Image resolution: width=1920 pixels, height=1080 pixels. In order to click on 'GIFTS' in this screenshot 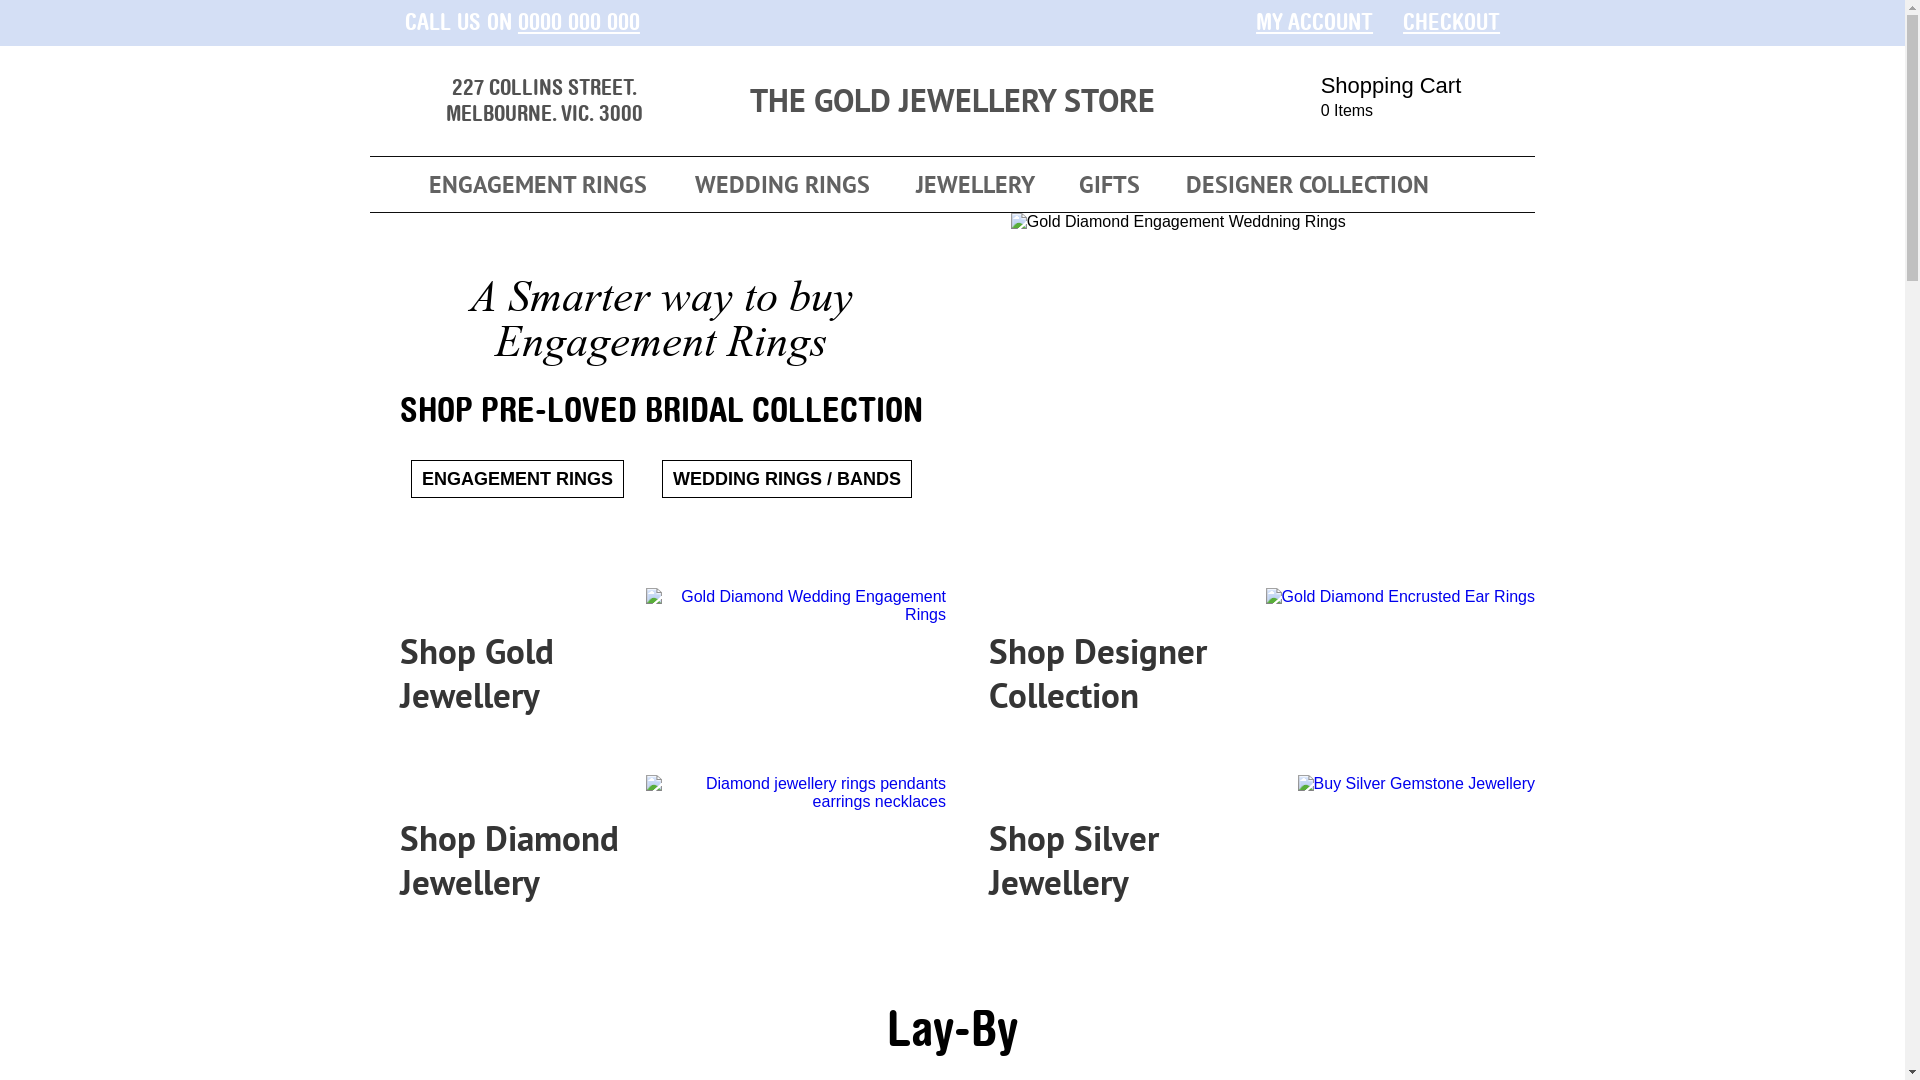, I will do `click(1107, 184)`.